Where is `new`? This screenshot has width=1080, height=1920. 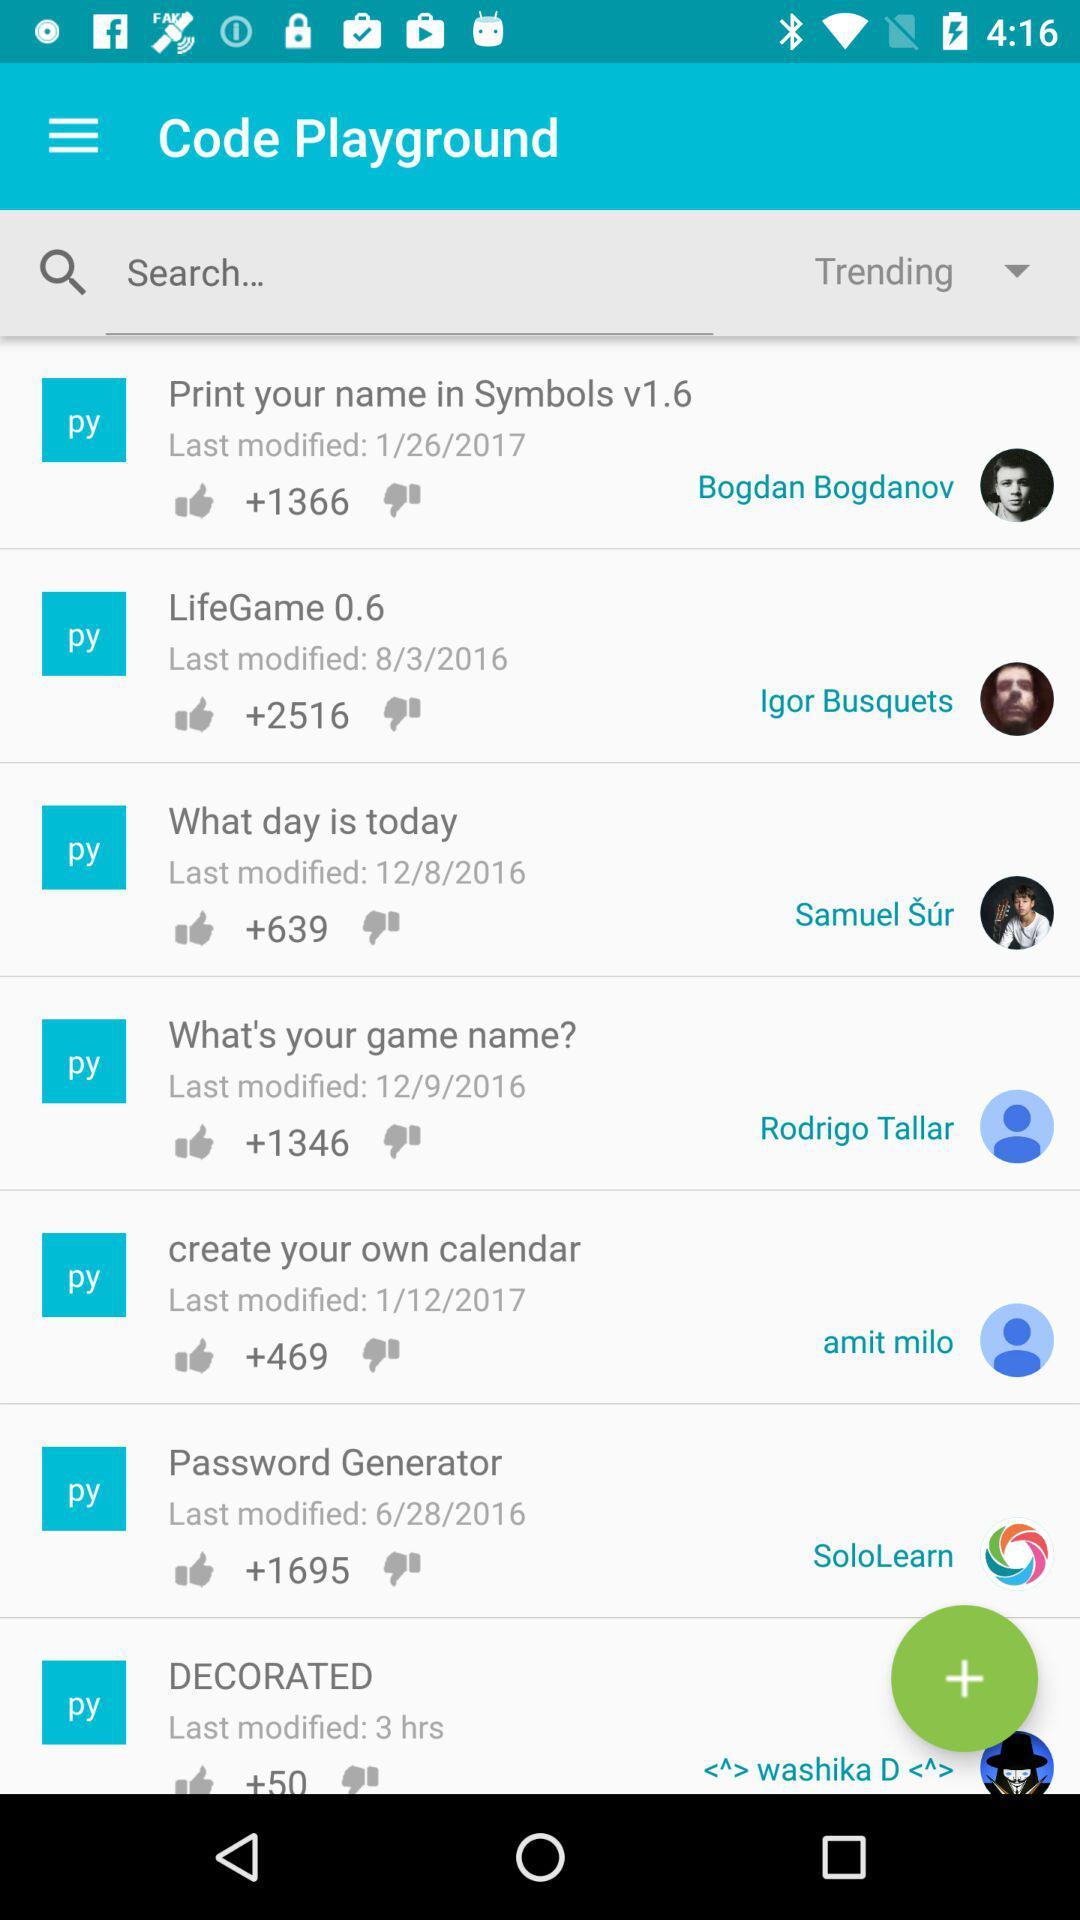 new is located at coordinates (963, 1678).